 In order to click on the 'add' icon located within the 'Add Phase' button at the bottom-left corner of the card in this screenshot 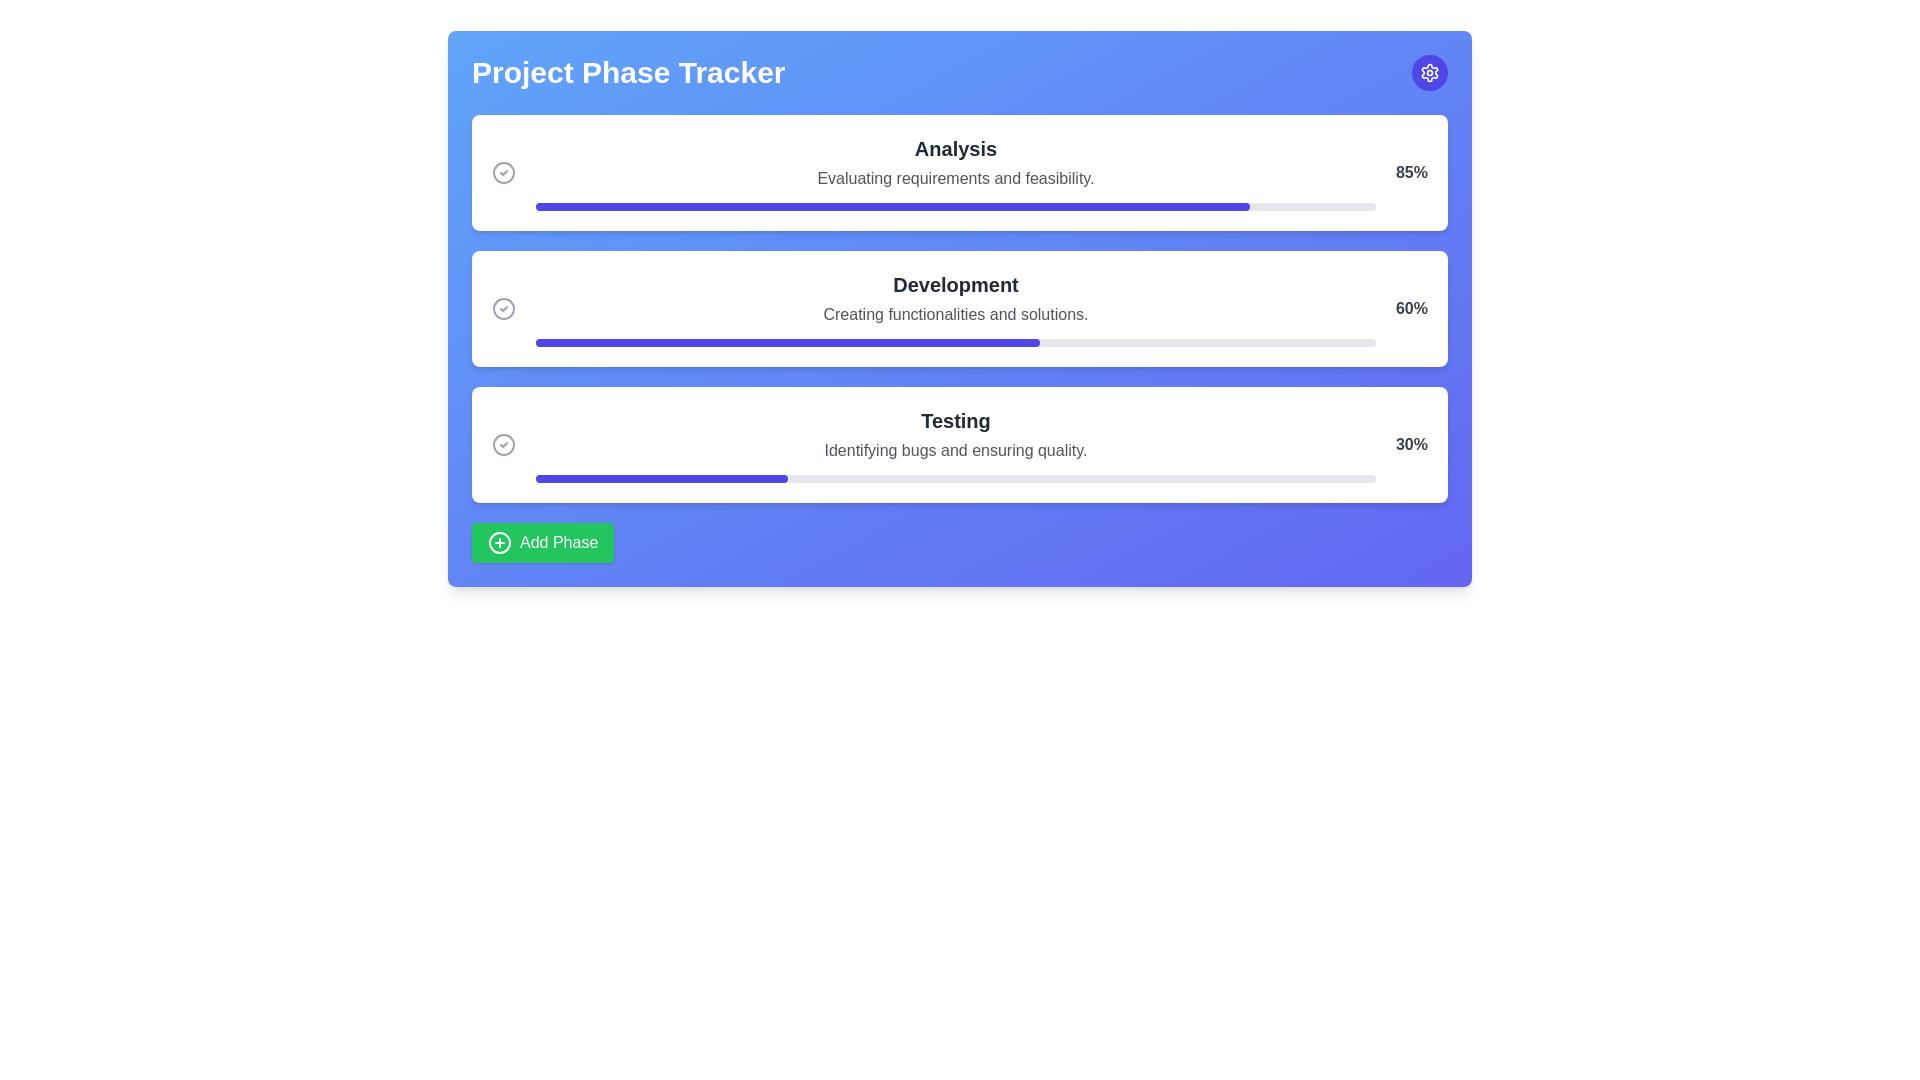, I will do `click(499, 543)`.